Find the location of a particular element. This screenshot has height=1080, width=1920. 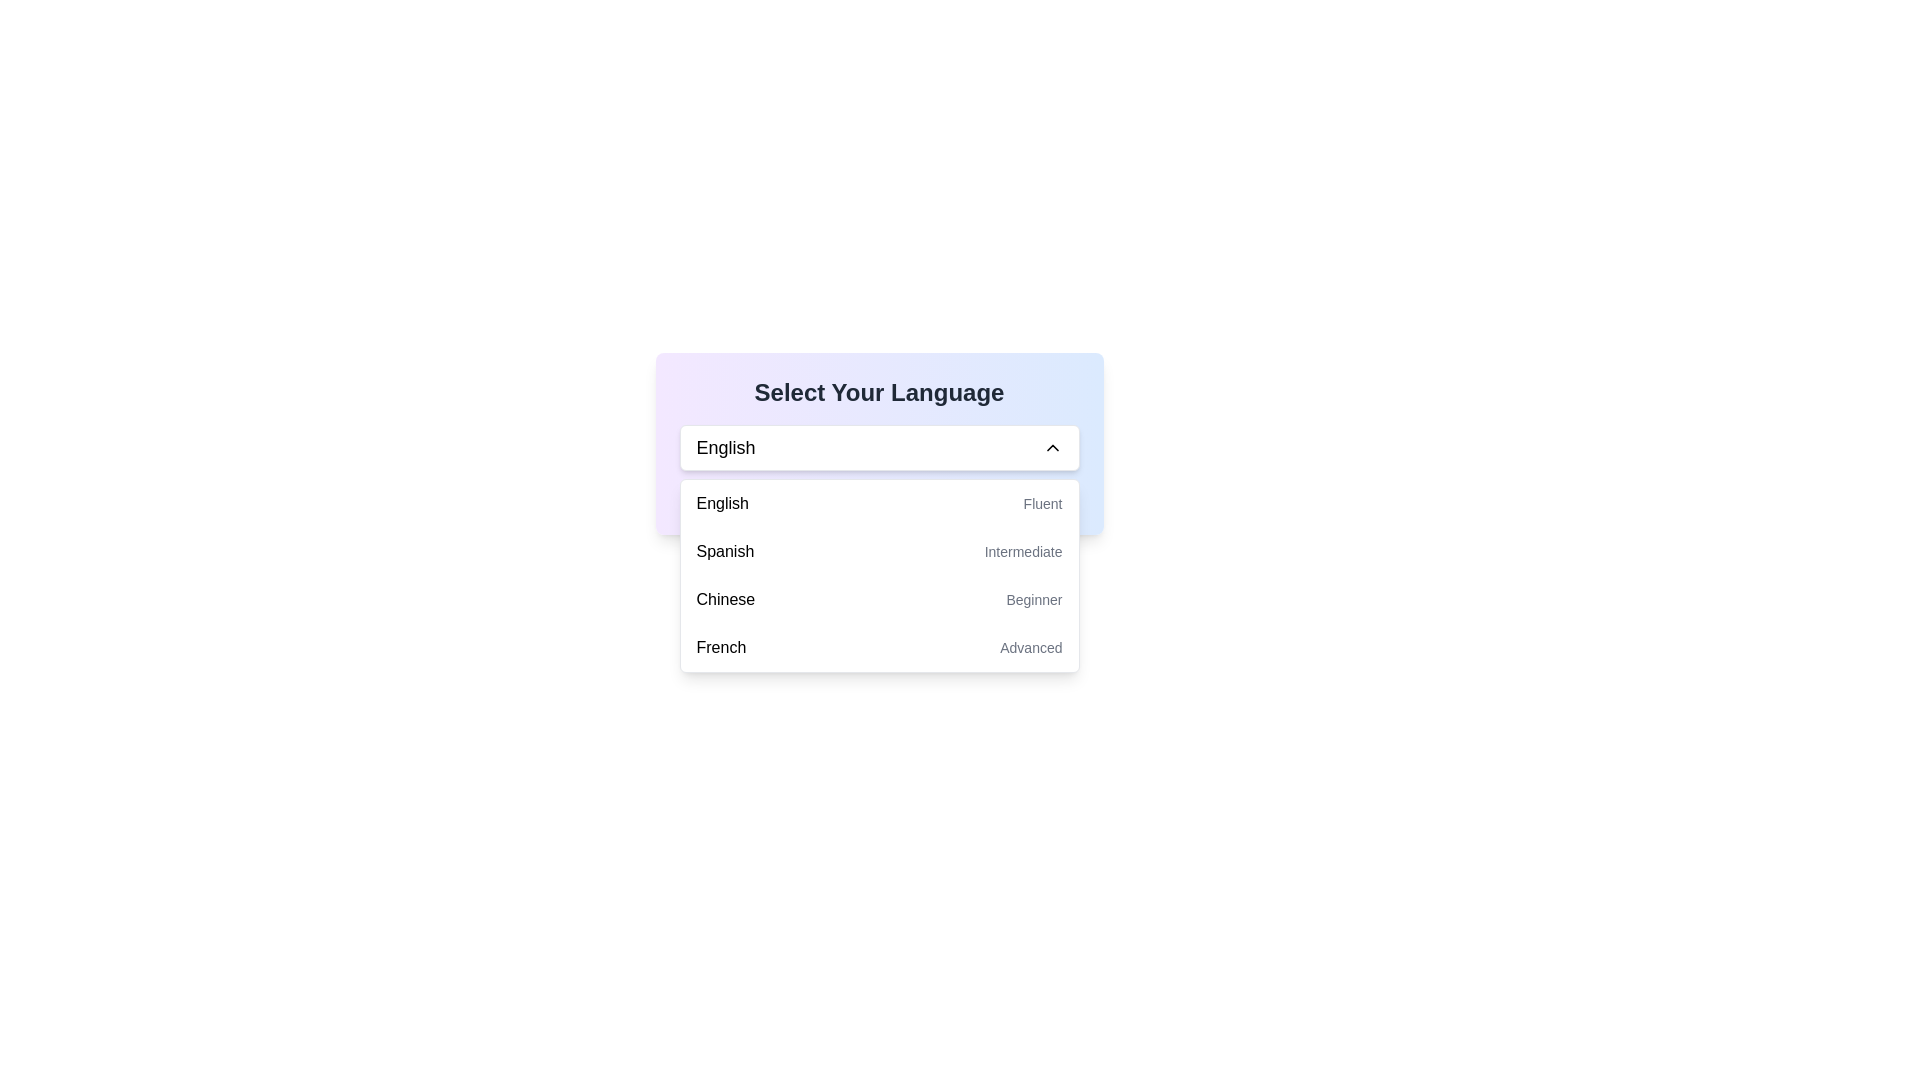

the text label displaying 'English' in bold font style, which is part of the language selector dropdown UI component is located at coordinates (724, 446).